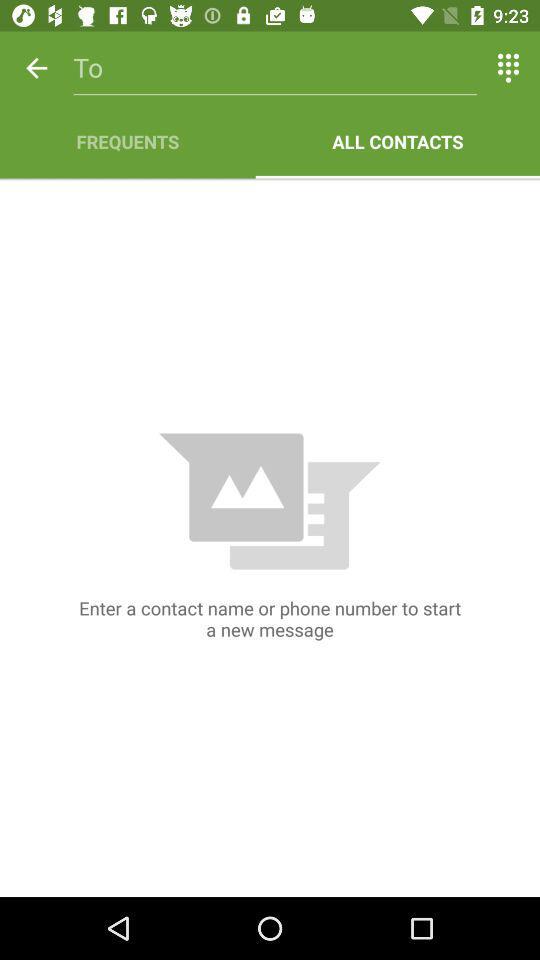  Describe the element at coordinates (397, 140) in the screenshot. I see `app next to the frequents icon` at that location.